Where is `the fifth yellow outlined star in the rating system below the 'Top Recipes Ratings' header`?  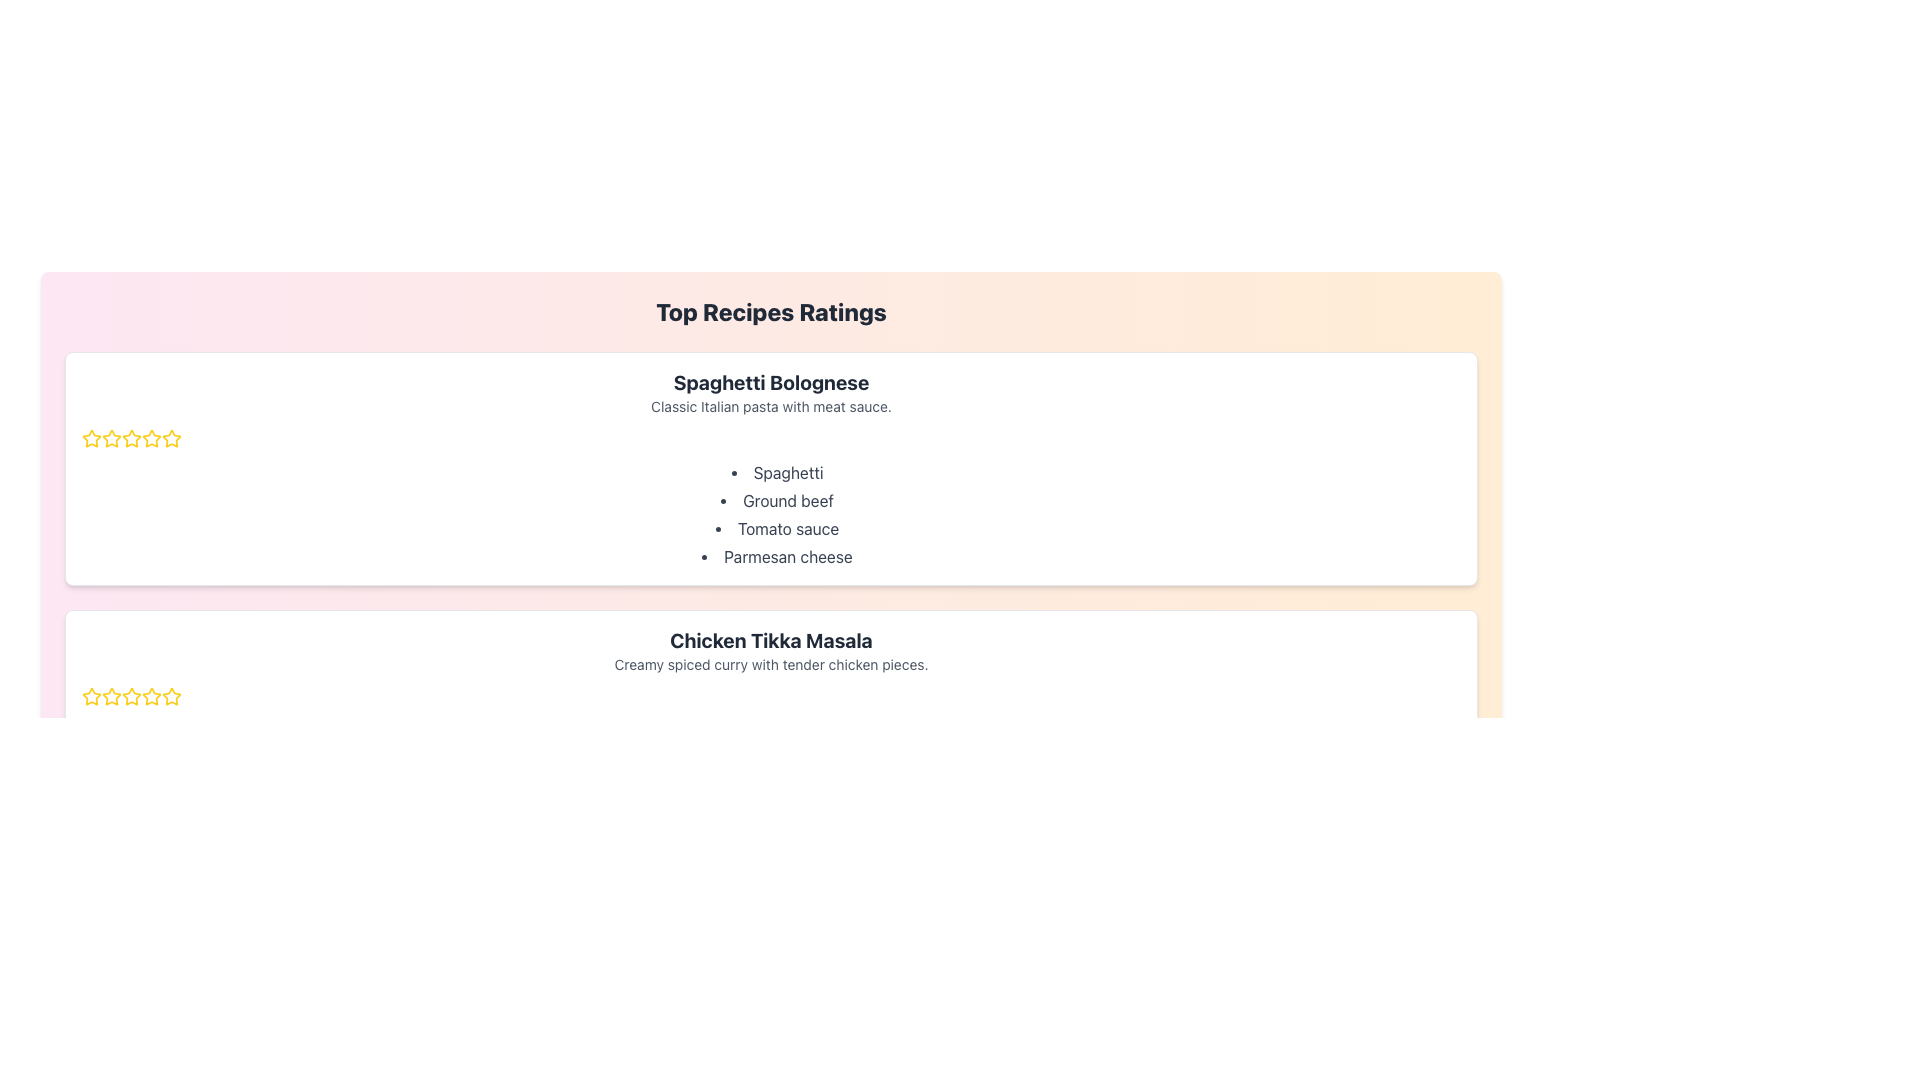
the fifth yellow outlined star in the rating system below the 'Top Recipes Ratings' header is located at coordinates (172, 438).